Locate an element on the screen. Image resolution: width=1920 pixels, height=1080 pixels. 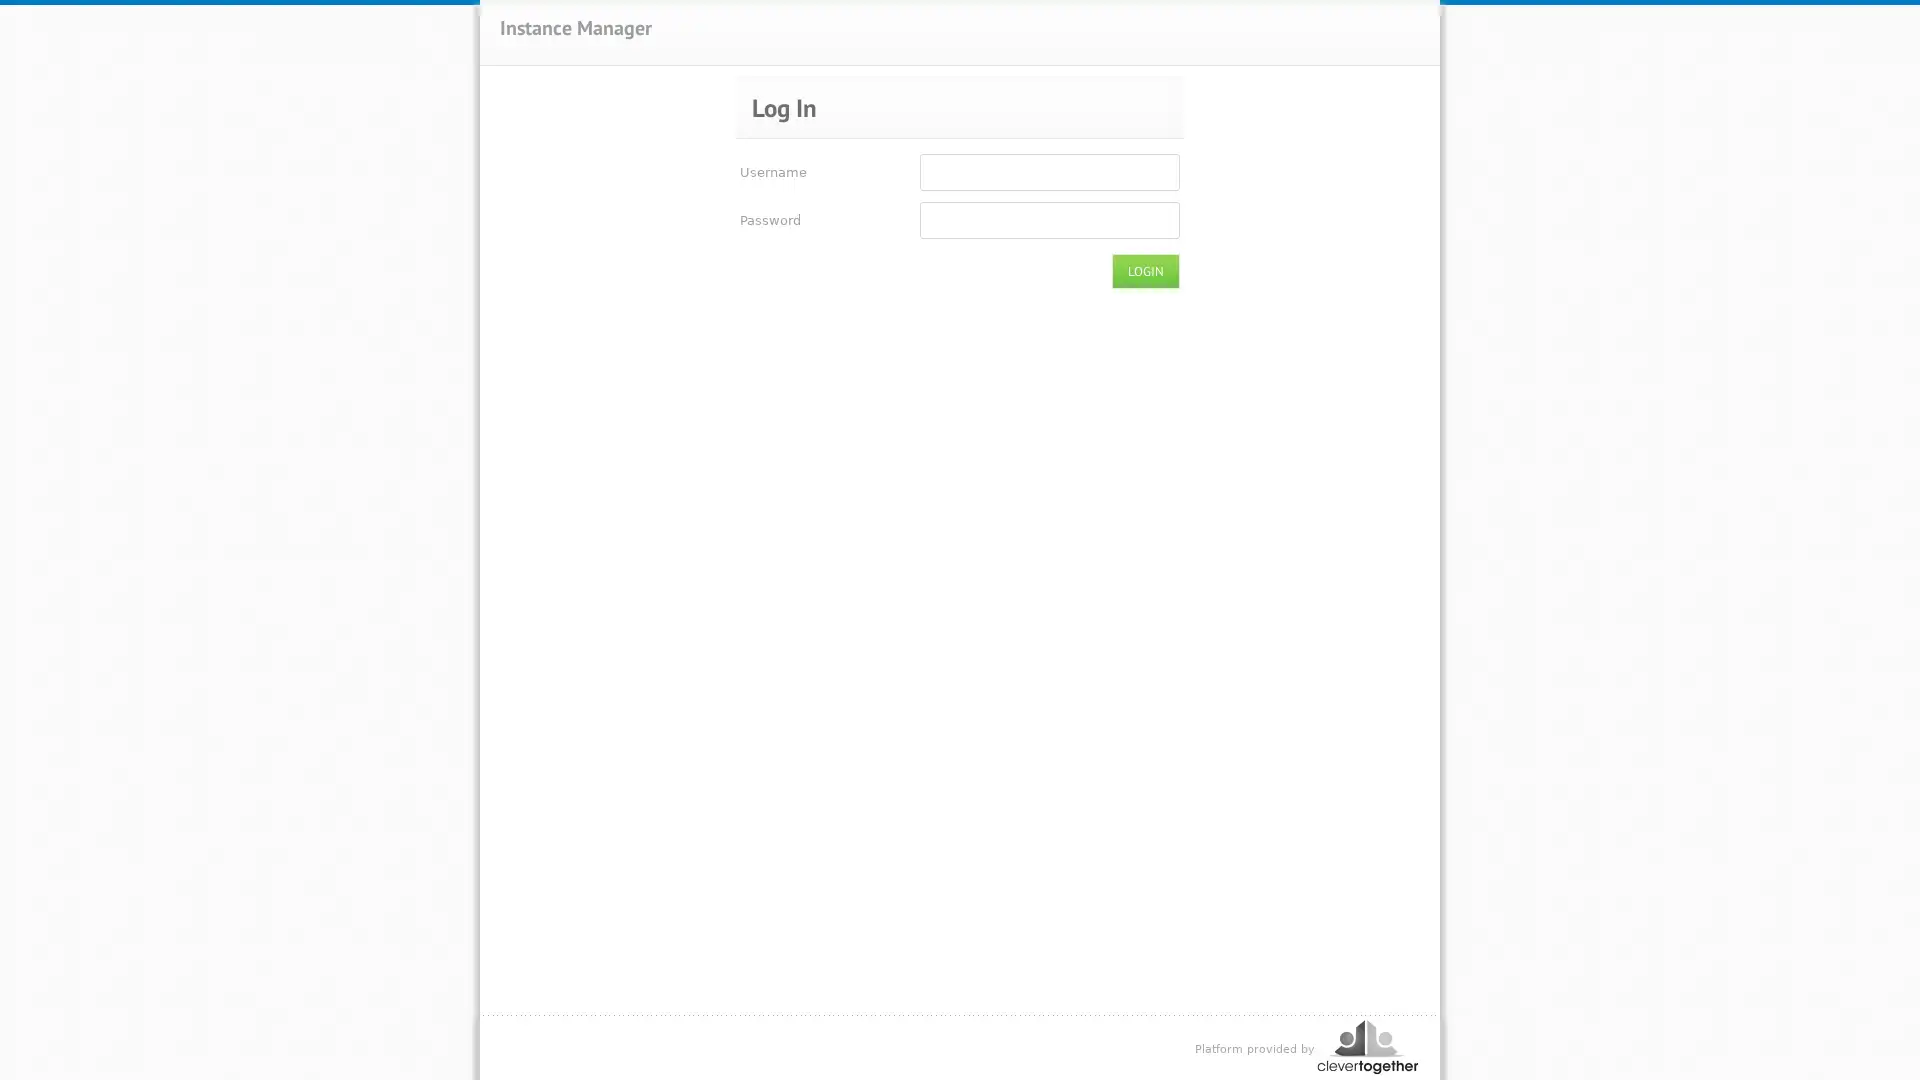
login is located at coordinates (1146, 271).